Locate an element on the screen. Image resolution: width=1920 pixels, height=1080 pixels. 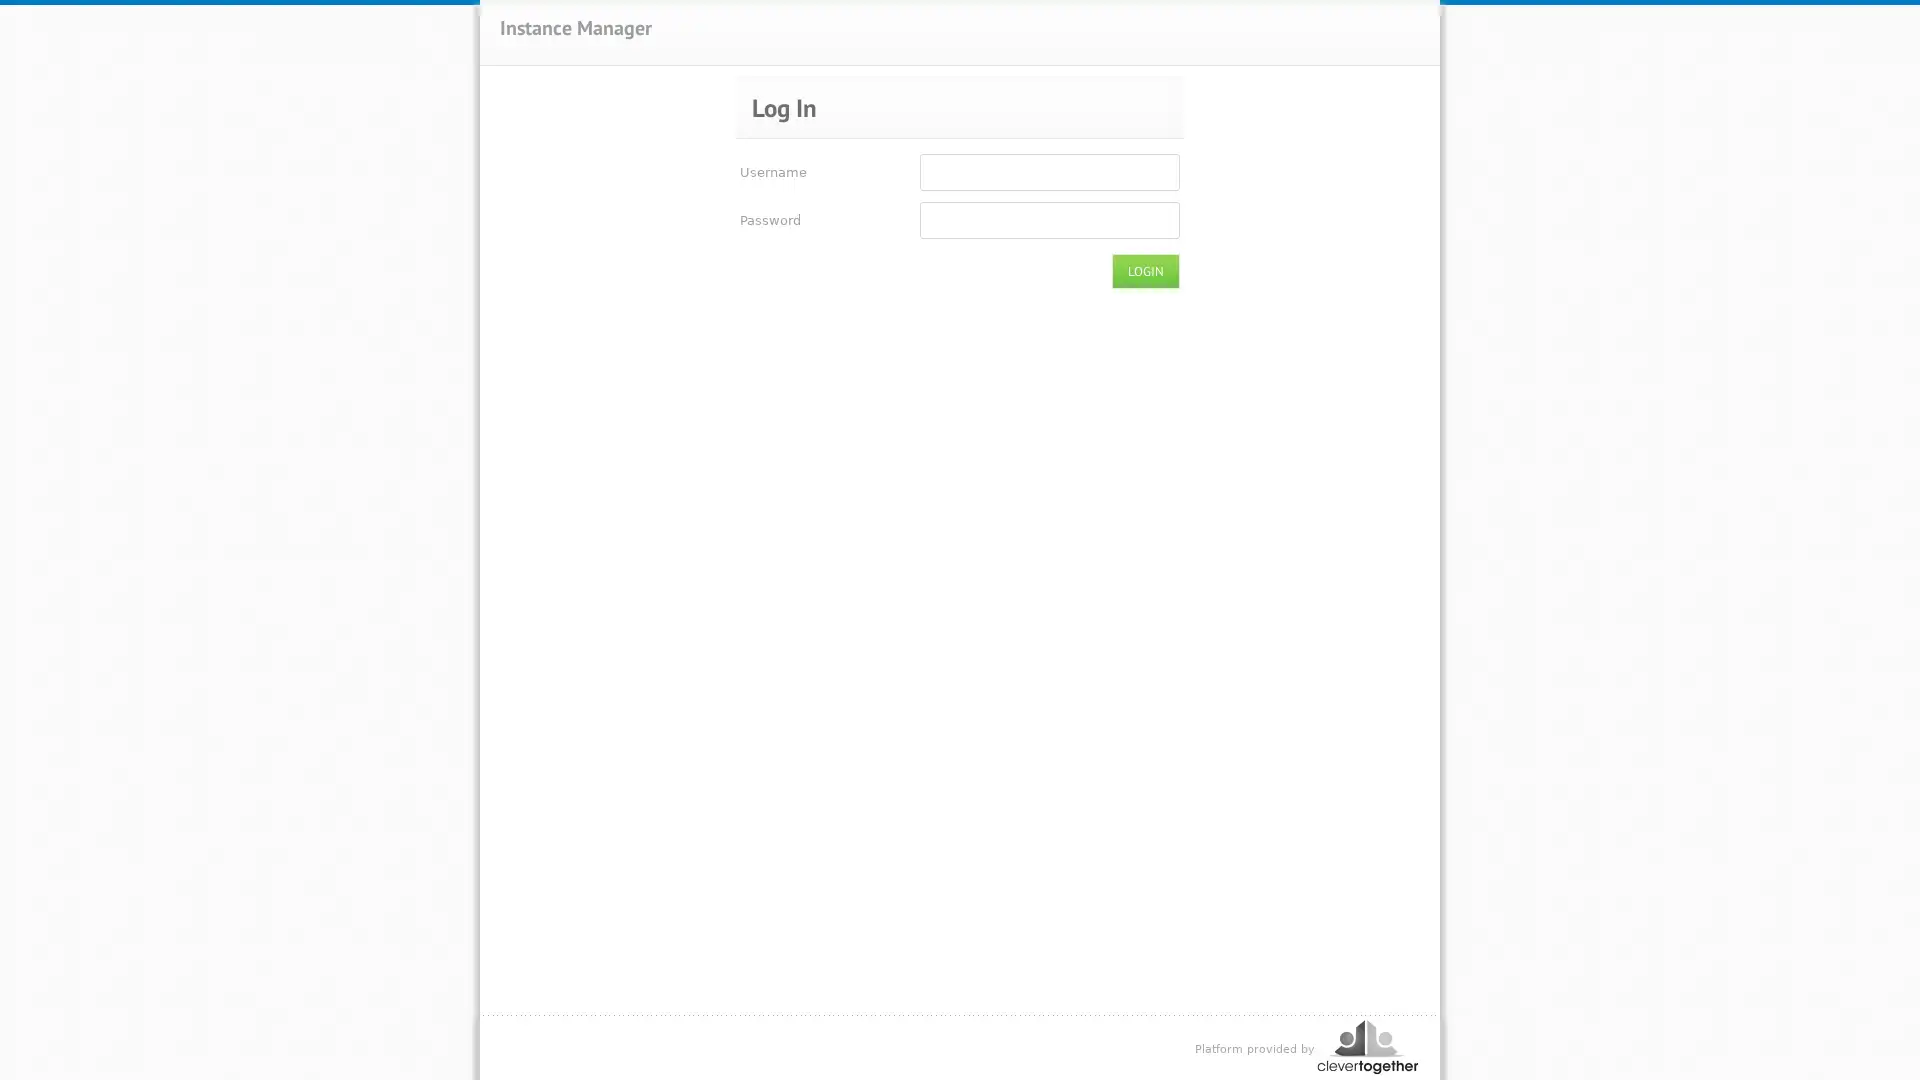
login is located at coordinates (1146, 271).